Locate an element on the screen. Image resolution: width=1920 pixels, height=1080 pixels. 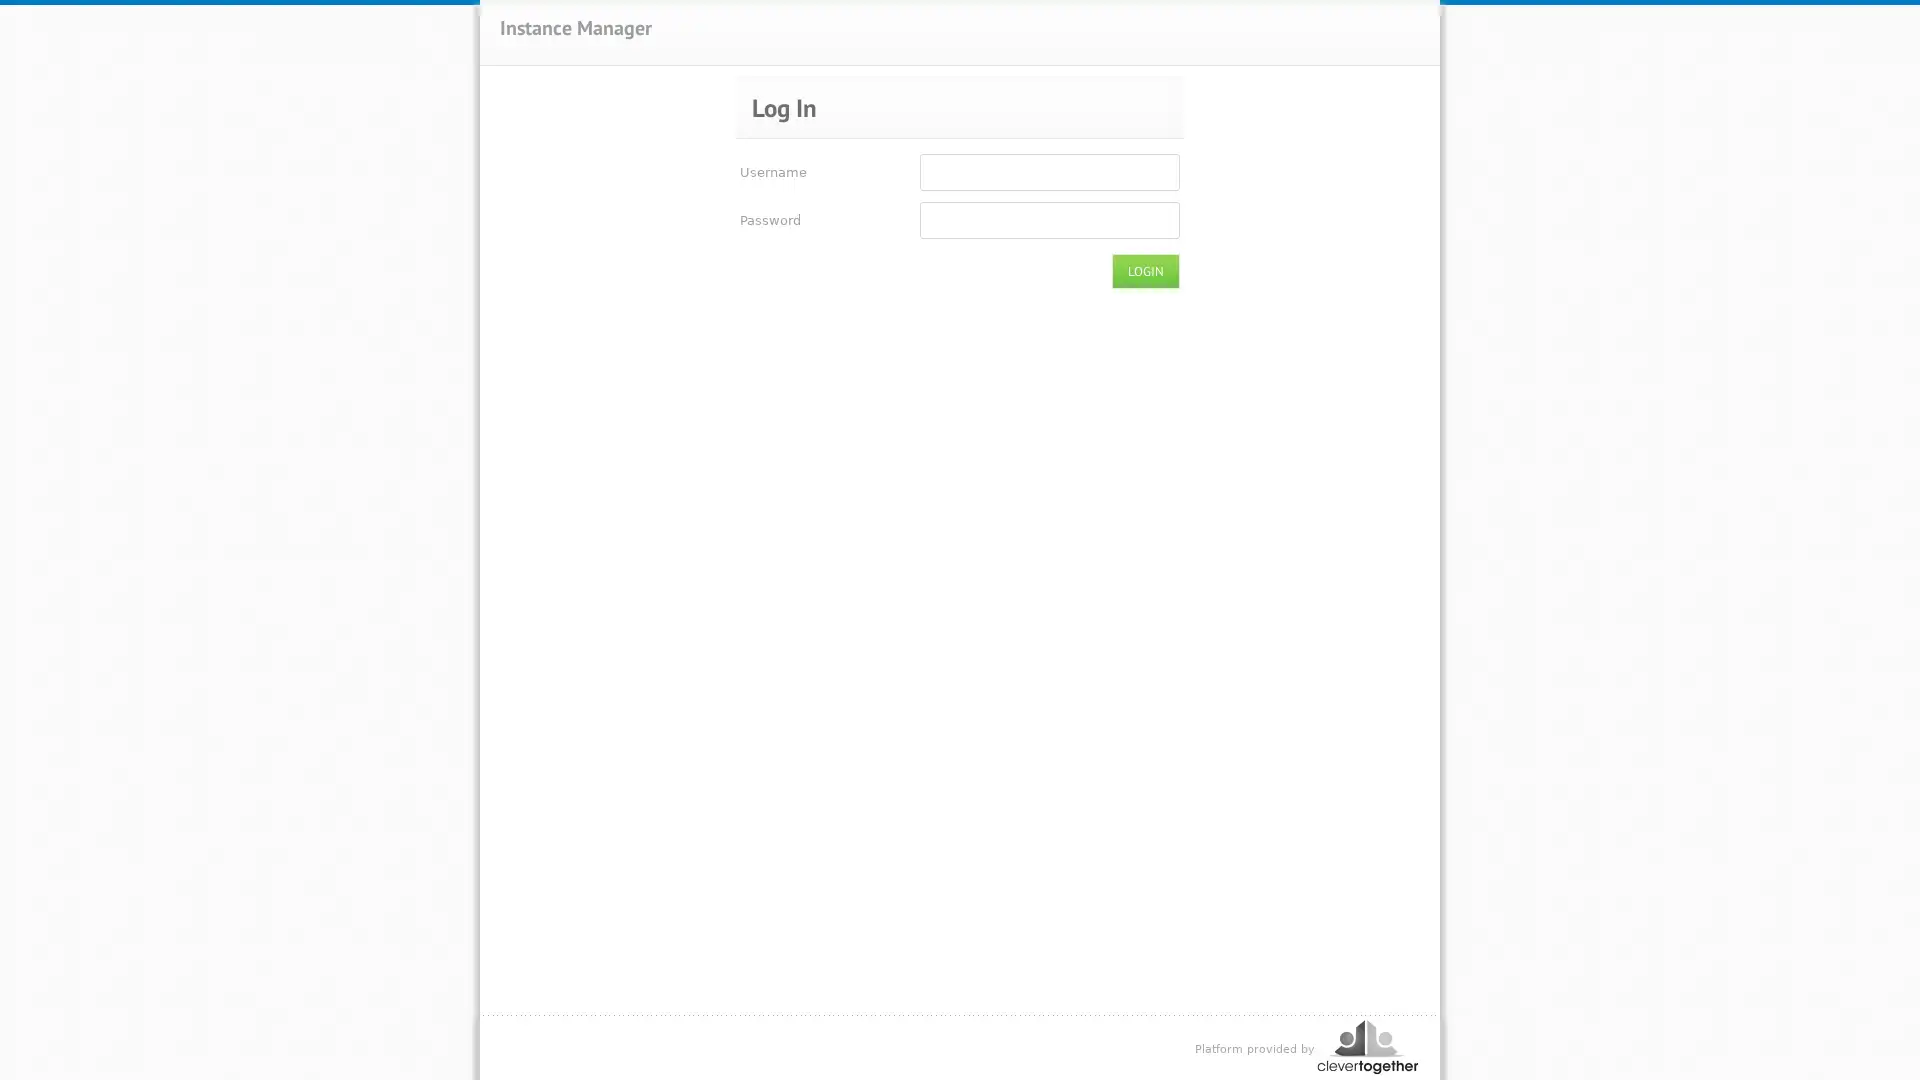
login is located at coordinates (1146, 271).